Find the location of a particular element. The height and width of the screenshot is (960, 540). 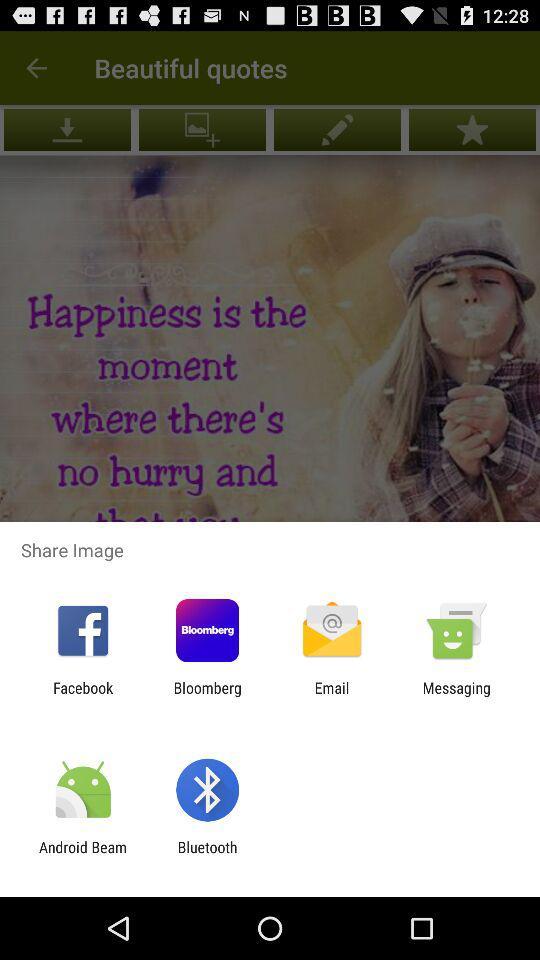

item next to facebook is located at coordinates (206, 696).